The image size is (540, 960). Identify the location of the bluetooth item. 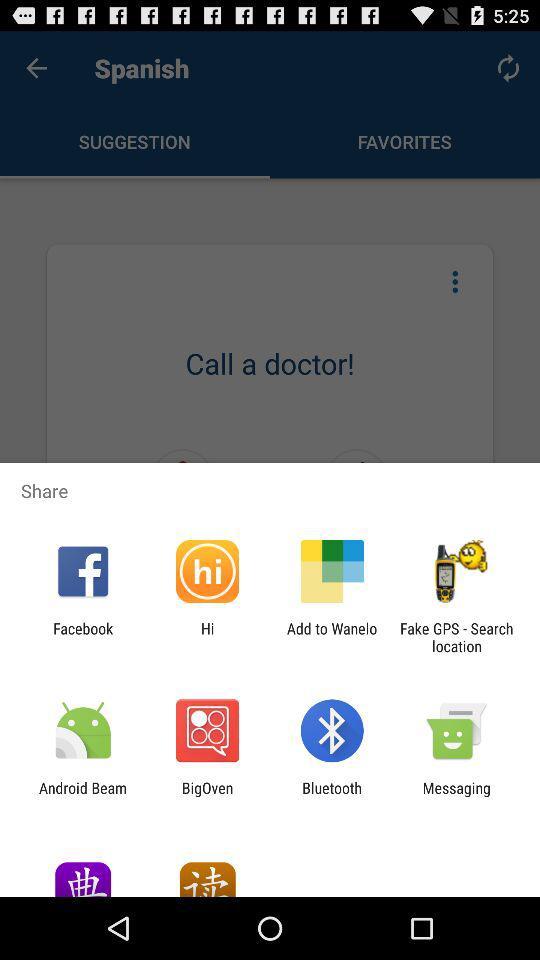
(332, 796).